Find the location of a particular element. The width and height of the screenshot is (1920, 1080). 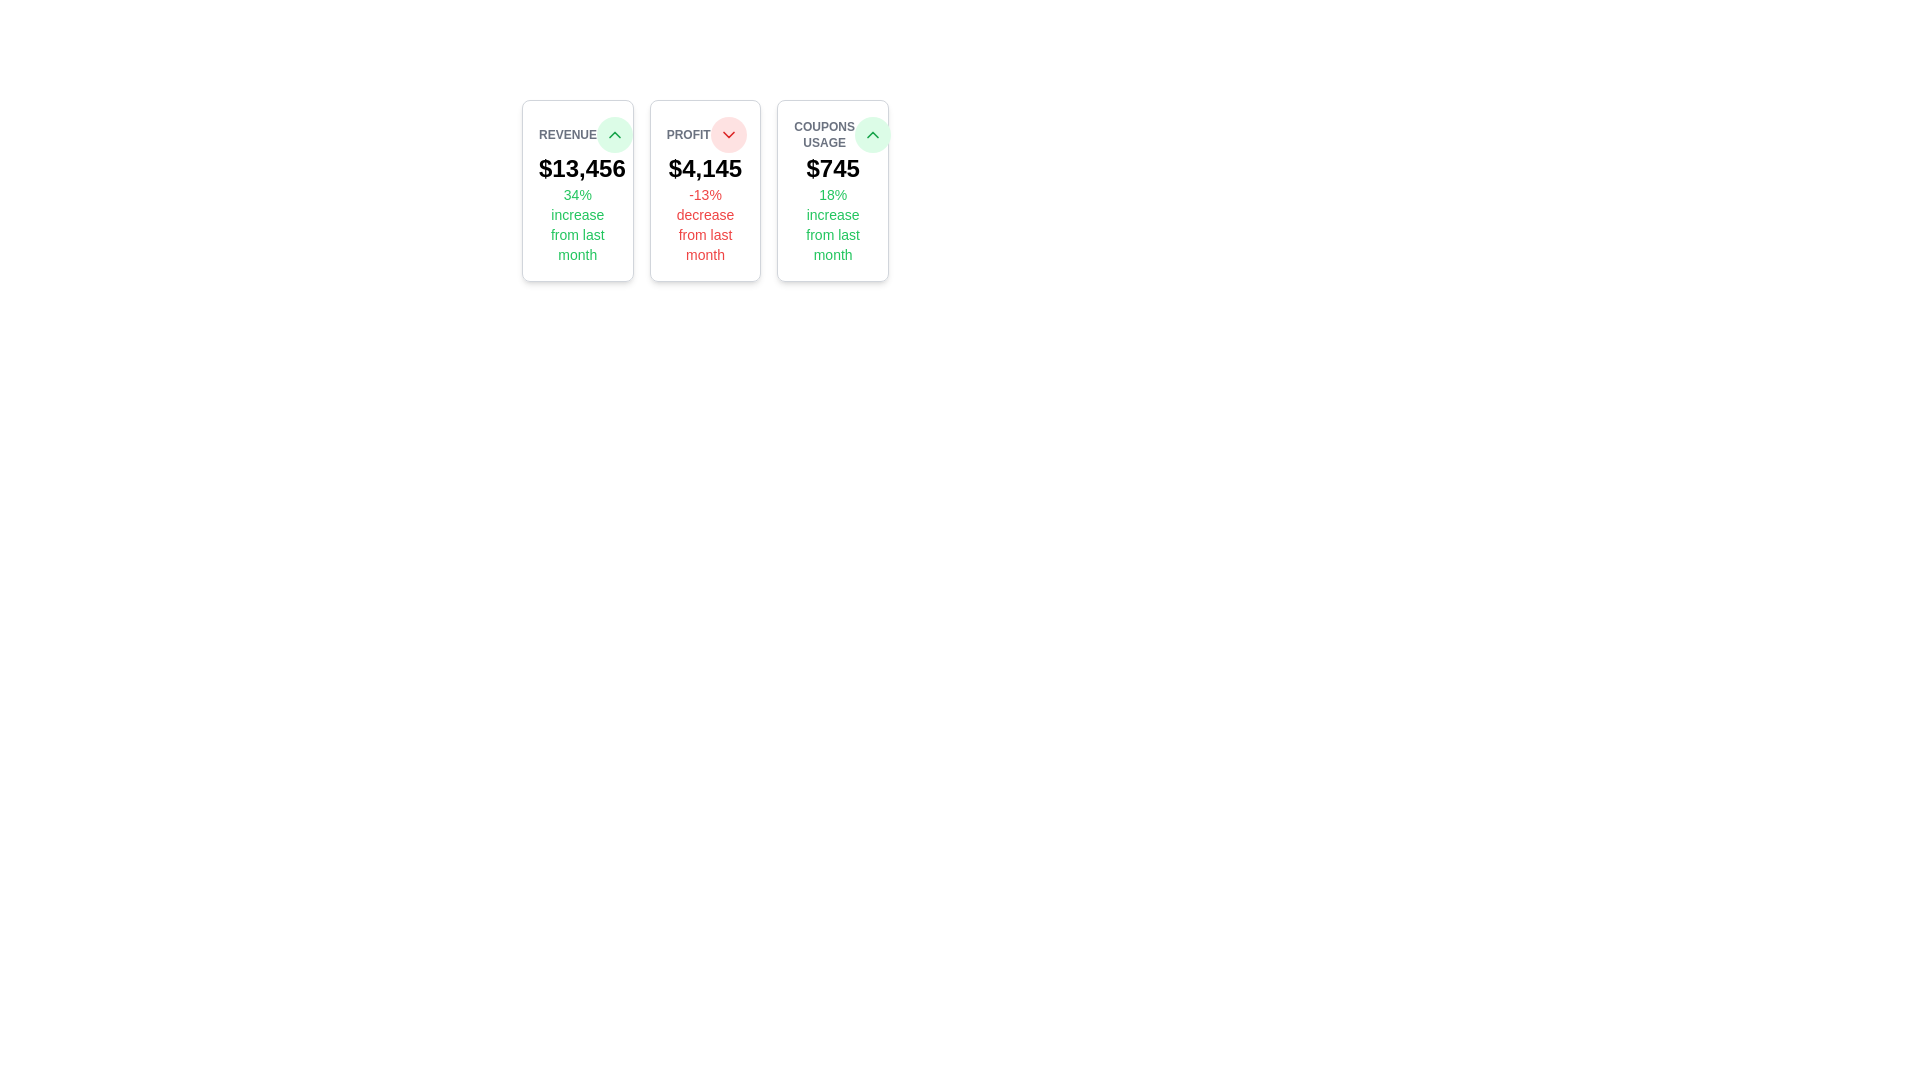

the label displaying '18% increase from last month' which is styled in green and located below the monetary value '$745' in the 'COUPONS USAGE' card is located at coordinates (833, 224).